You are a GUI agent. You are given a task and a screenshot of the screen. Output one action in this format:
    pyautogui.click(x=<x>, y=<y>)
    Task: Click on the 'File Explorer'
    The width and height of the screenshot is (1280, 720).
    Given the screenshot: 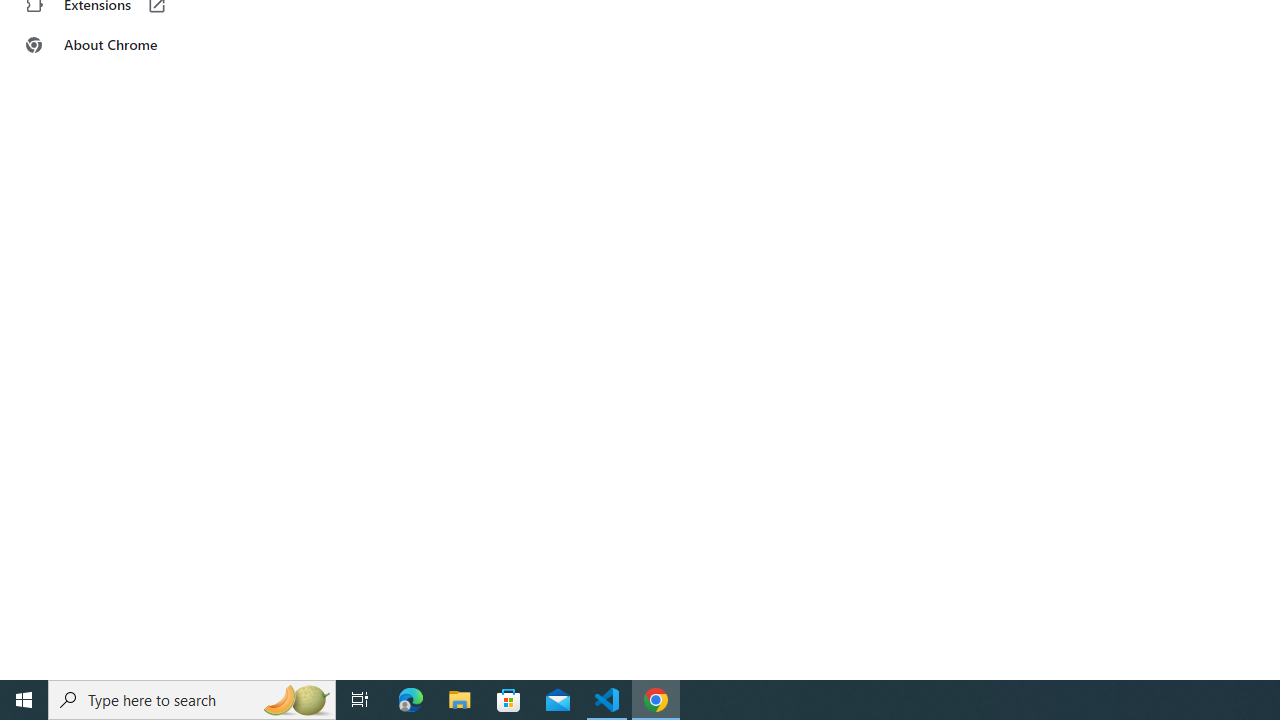 What is the action you would take?
    pyautogui.click(x=459, y=698)
    